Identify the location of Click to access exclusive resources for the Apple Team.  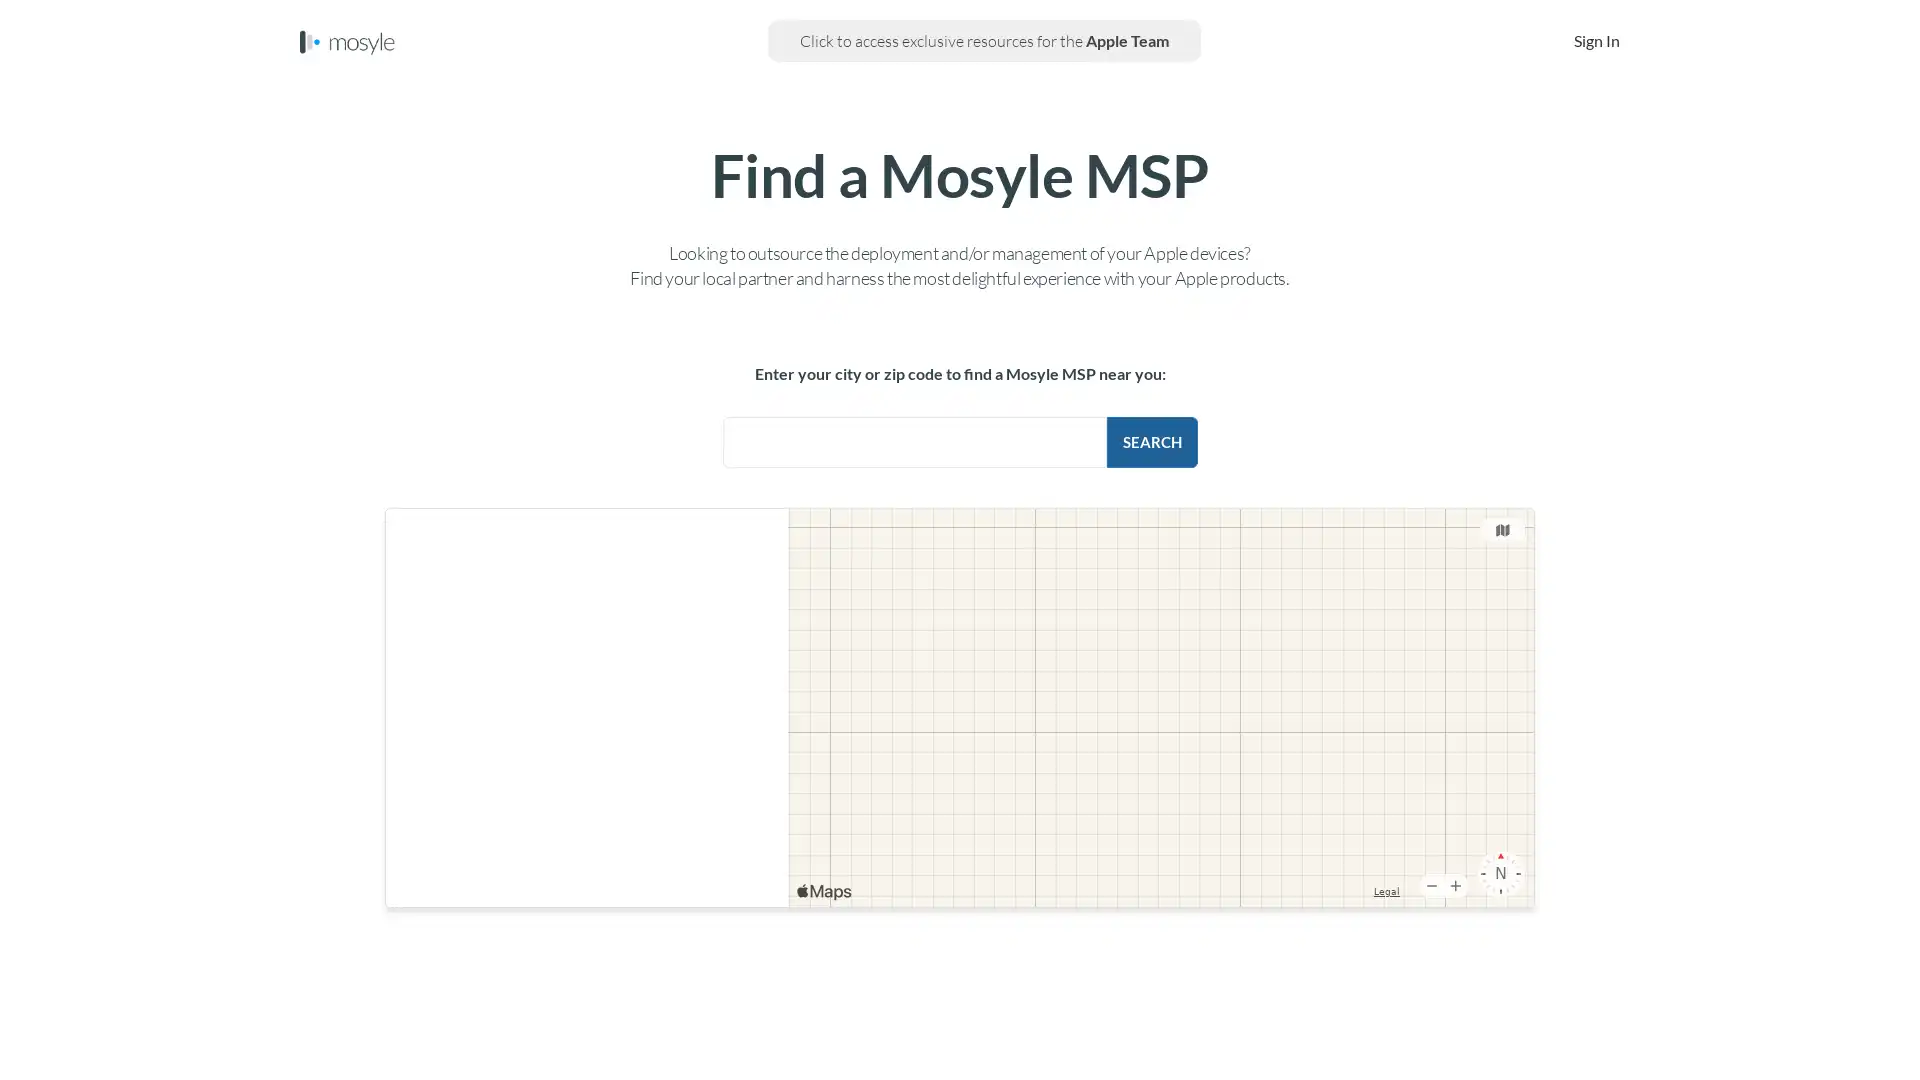
(984, 41).